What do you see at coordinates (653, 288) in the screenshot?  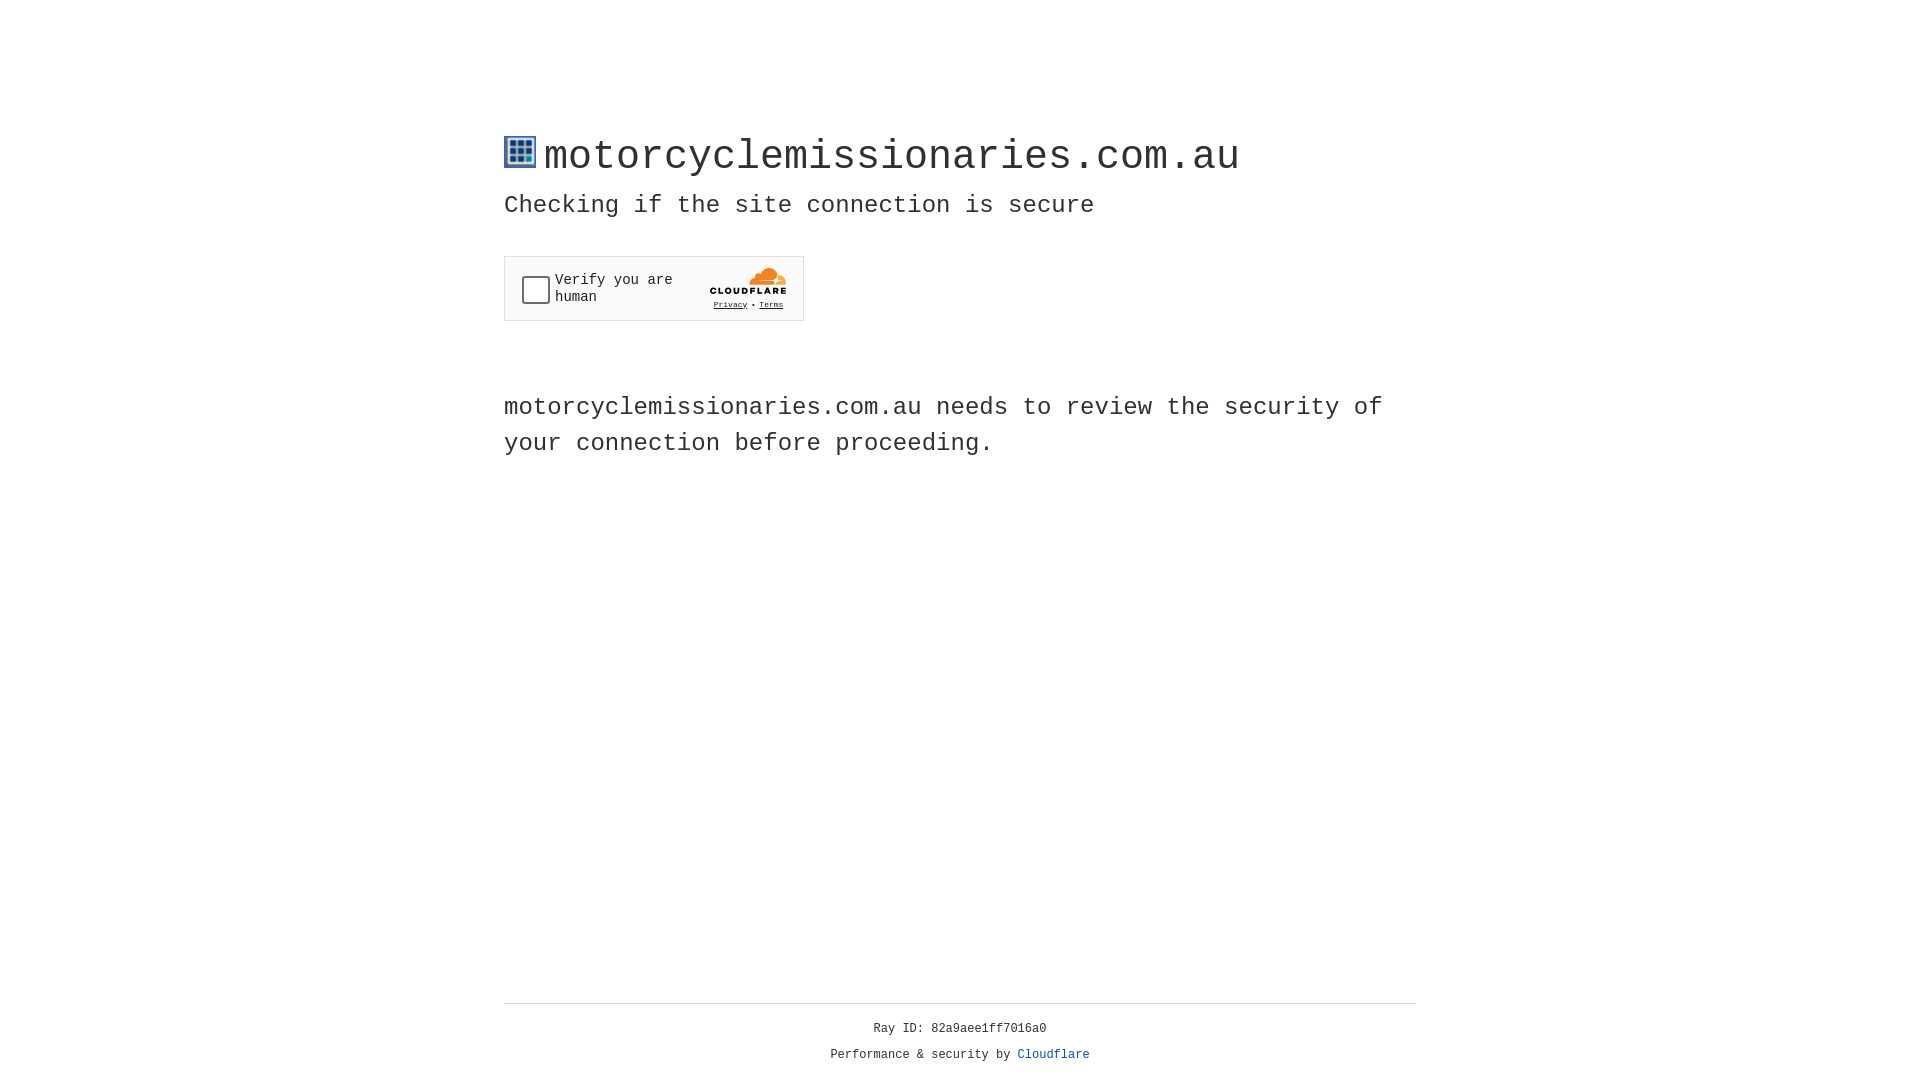 I see `'Widget containing a Cloudflare security challenge'` at bounding box center [653, 288].